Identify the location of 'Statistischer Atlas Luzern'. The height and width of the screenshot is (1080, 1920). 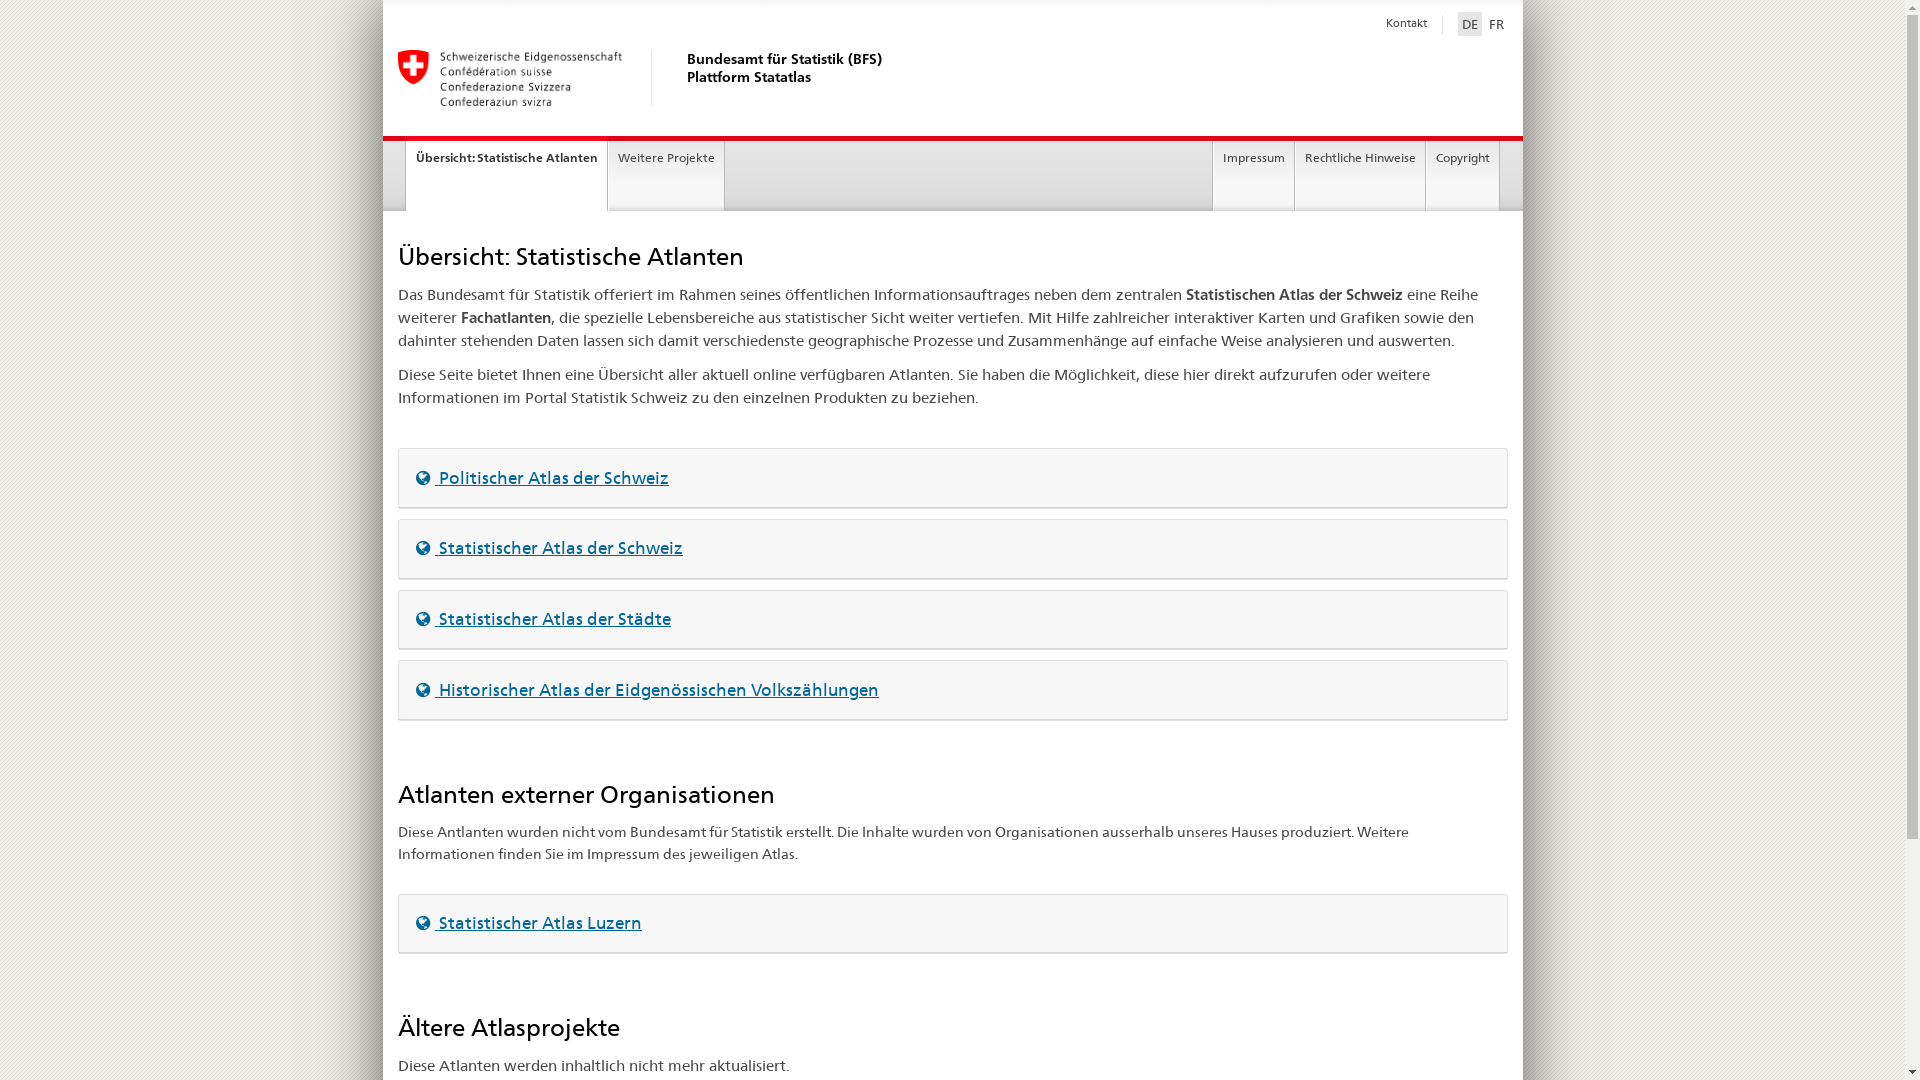
(528, 922).